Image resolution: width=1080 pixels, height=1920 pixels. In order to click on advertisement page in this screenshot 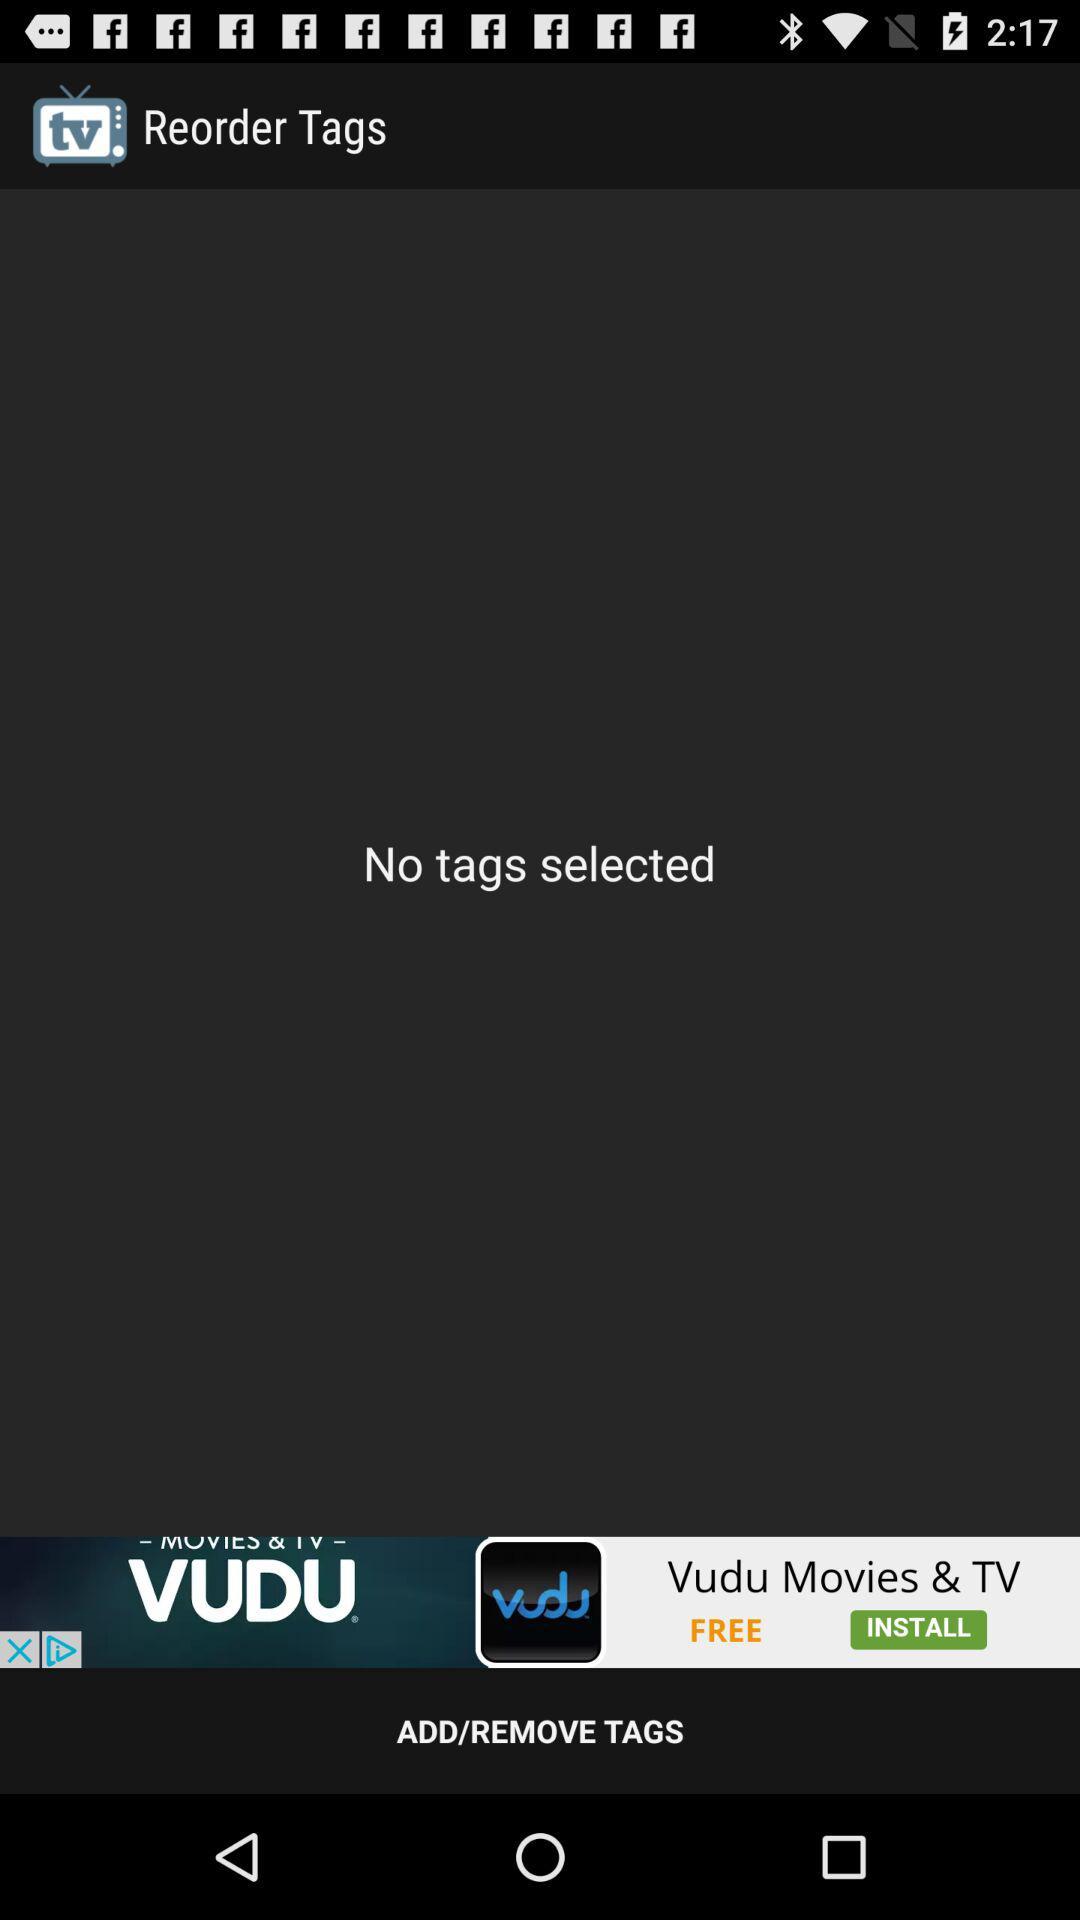, I will do `click(540, 1602)`.